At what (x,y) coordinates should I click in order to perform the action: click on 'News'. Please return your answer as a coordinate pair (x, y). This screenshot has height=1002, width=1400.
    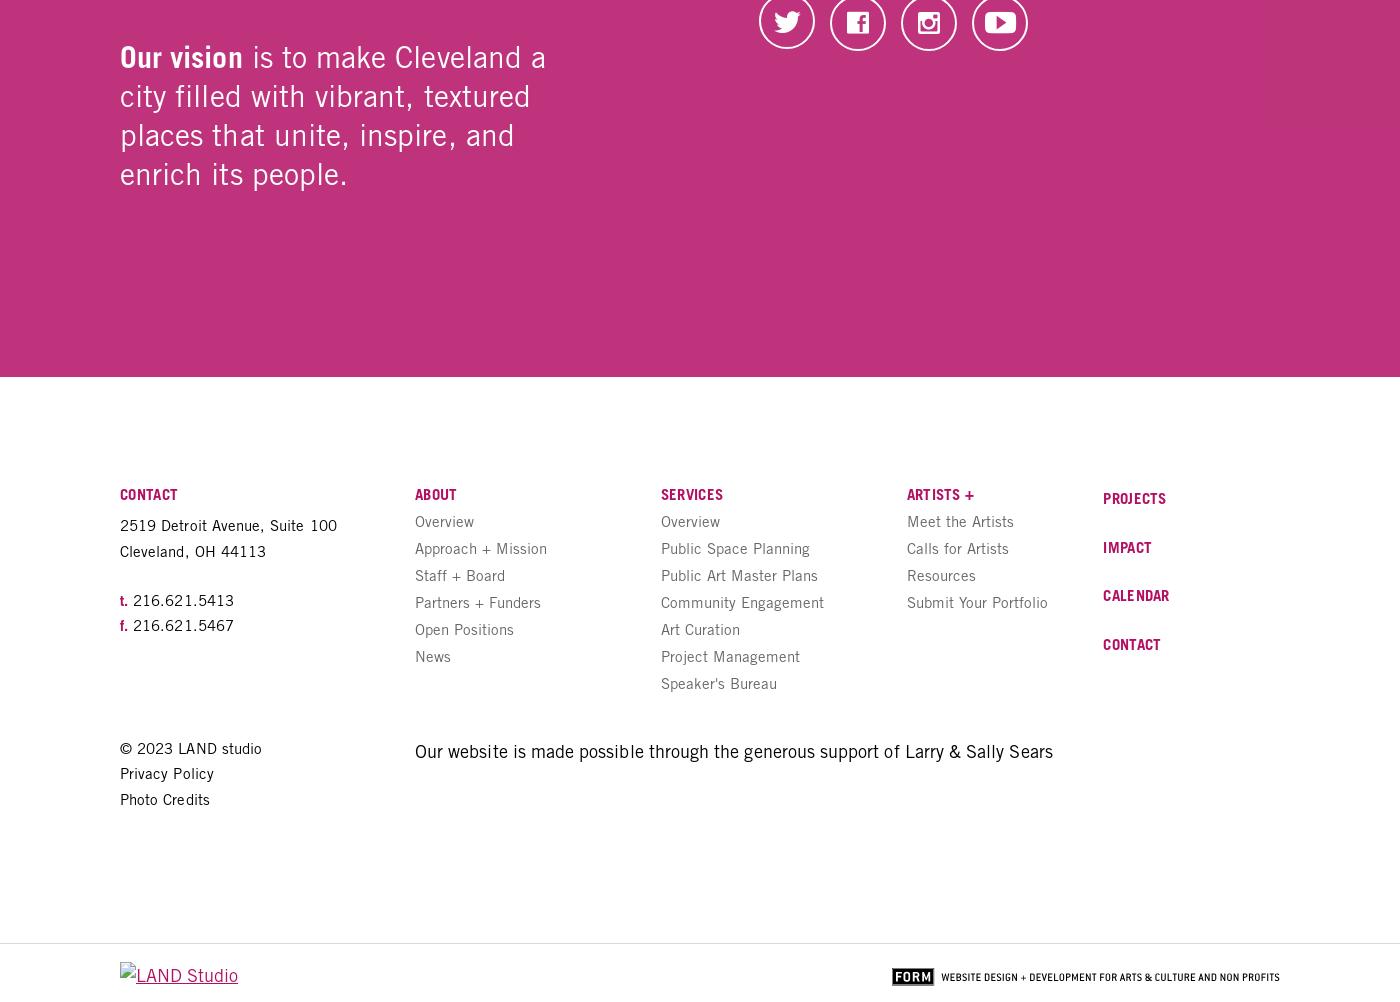
    Looking at the image, I should click on (433, 655).